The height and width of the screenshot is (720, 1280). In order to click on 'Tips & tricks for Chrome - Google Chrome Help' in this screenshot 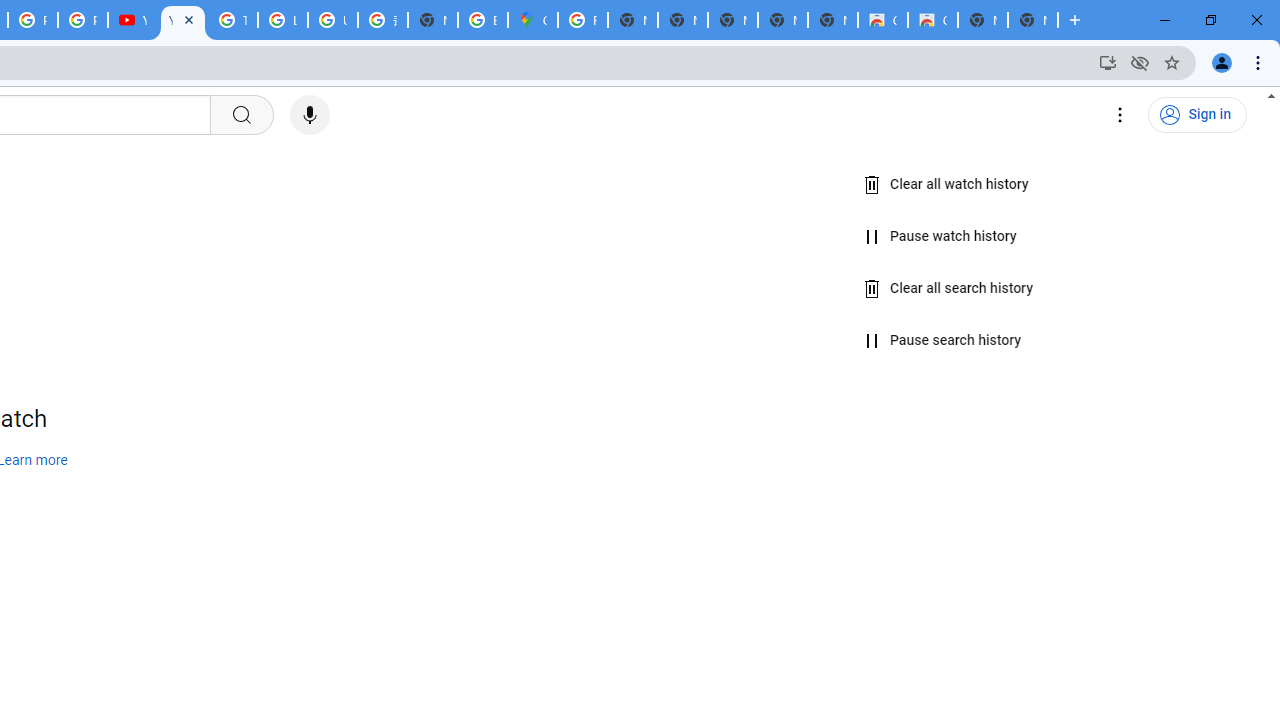, I will do `click(232, 20)`.